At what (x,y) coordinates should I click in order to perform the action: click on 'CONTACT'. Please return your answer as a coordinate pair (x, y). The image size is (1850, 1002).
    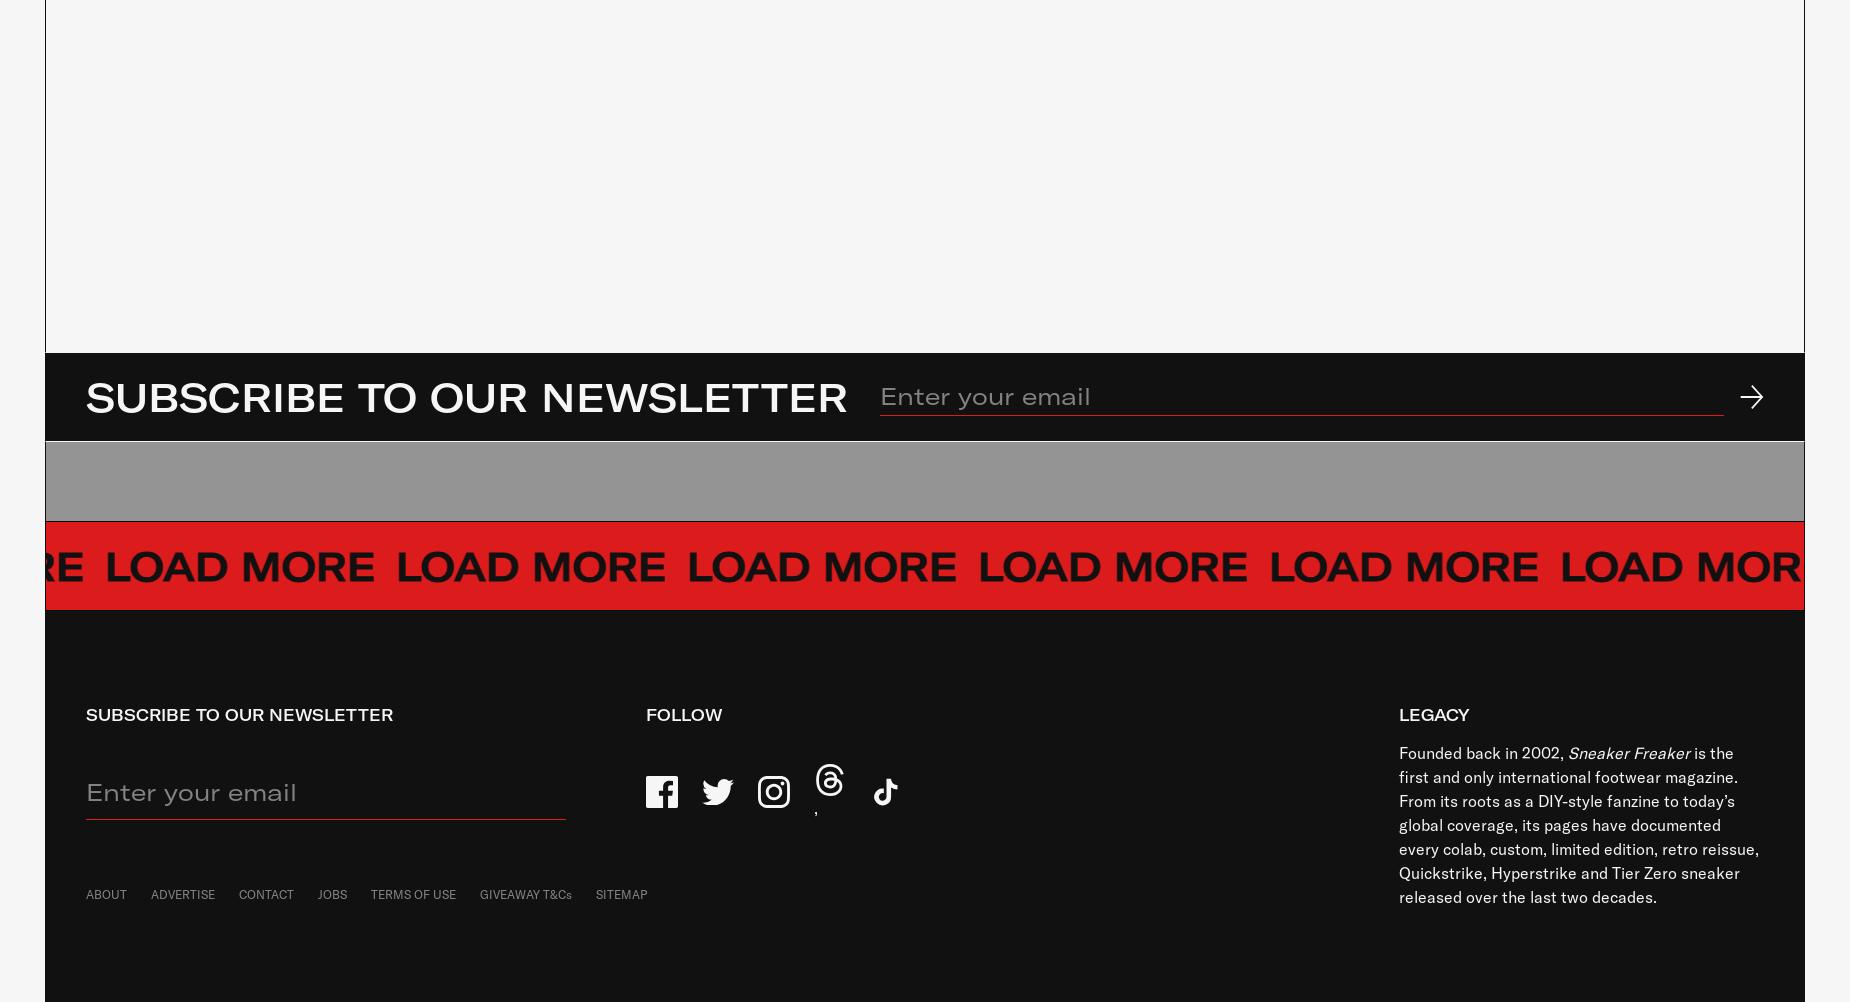
    Looking at the image, I should click on (265, 893).